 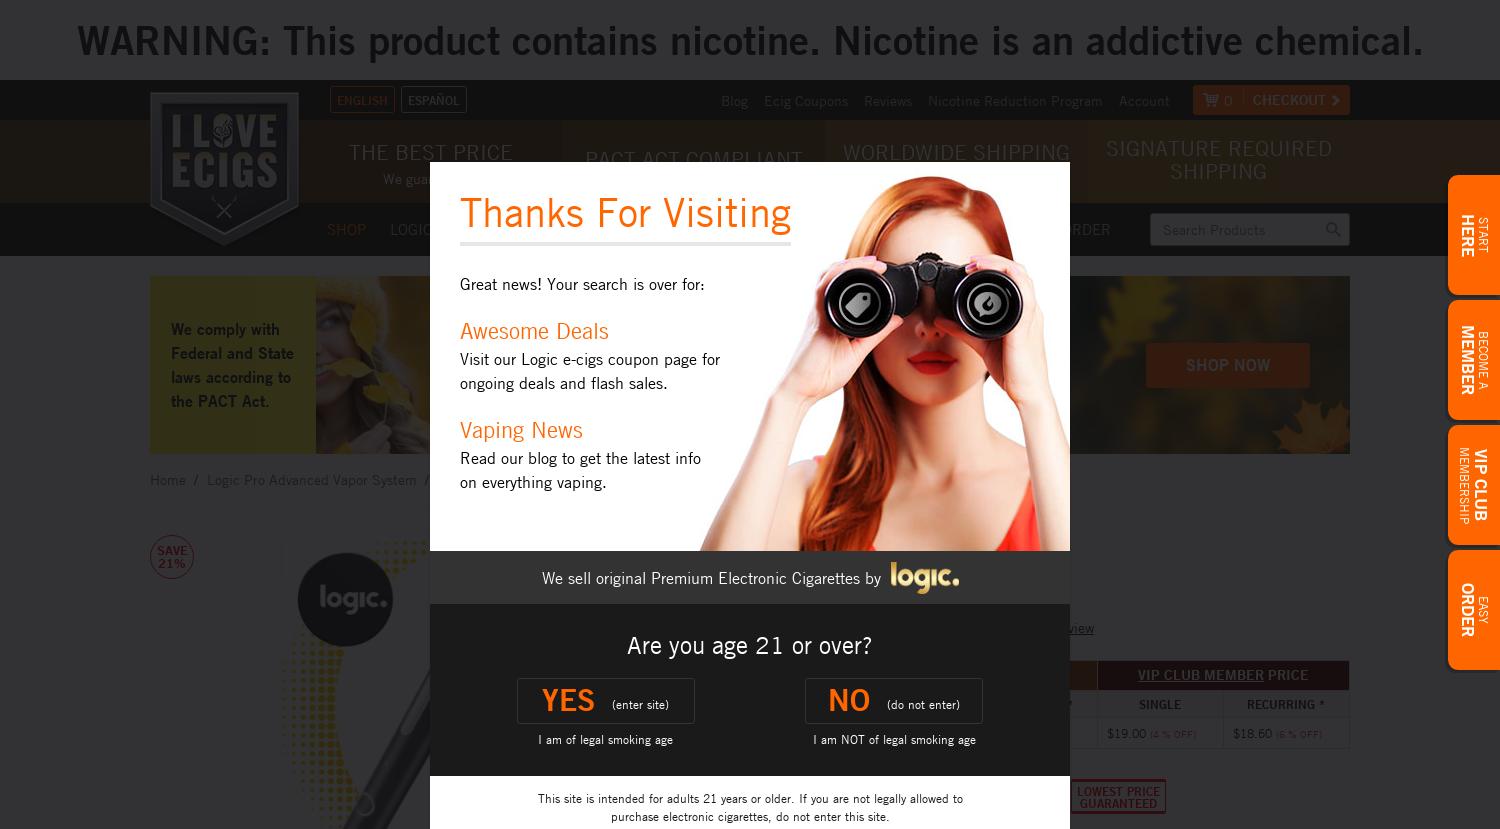 I want to click on 'Enjoy 1% off', so click(x=620, y=316).